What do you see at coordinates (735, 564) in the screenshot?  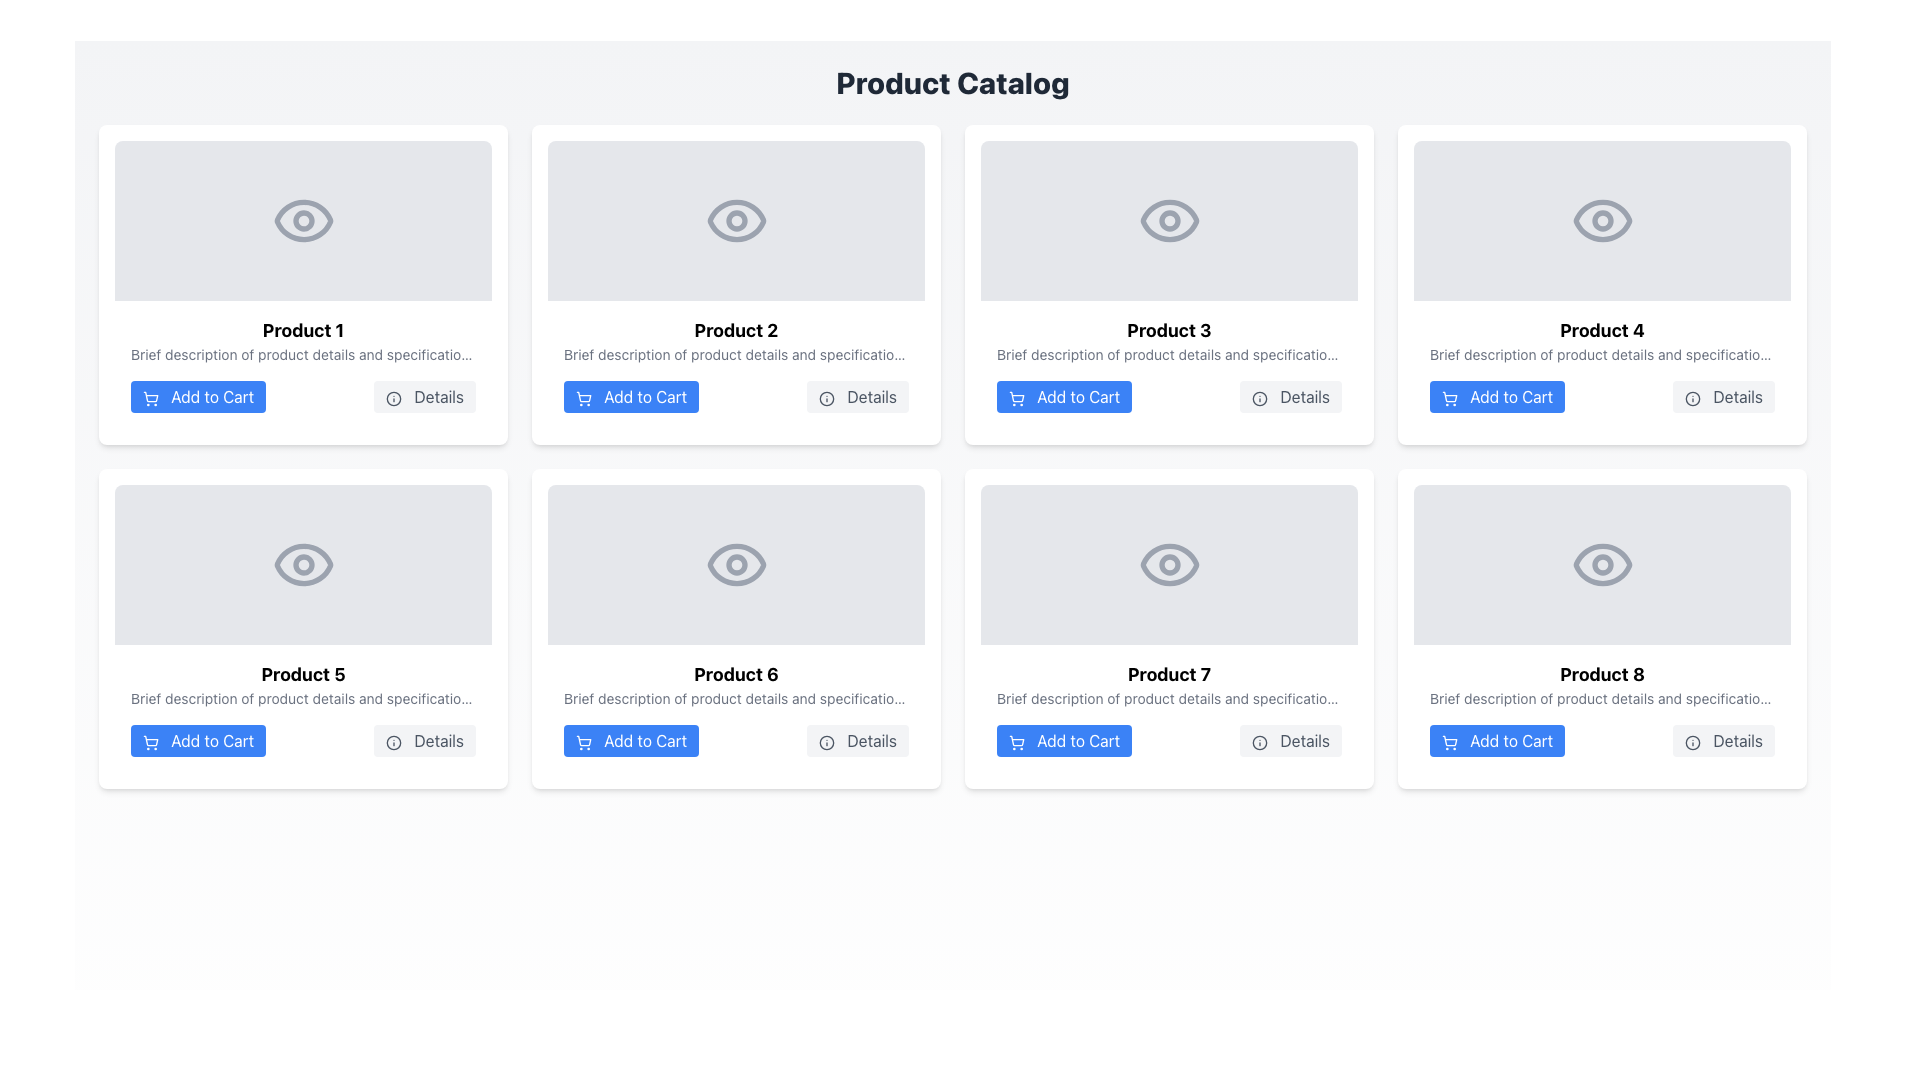 I see `the details of the visual placeholder with a gray background and an eye icon, located in the 'Product 6' card` at bounding box center [735, 564].